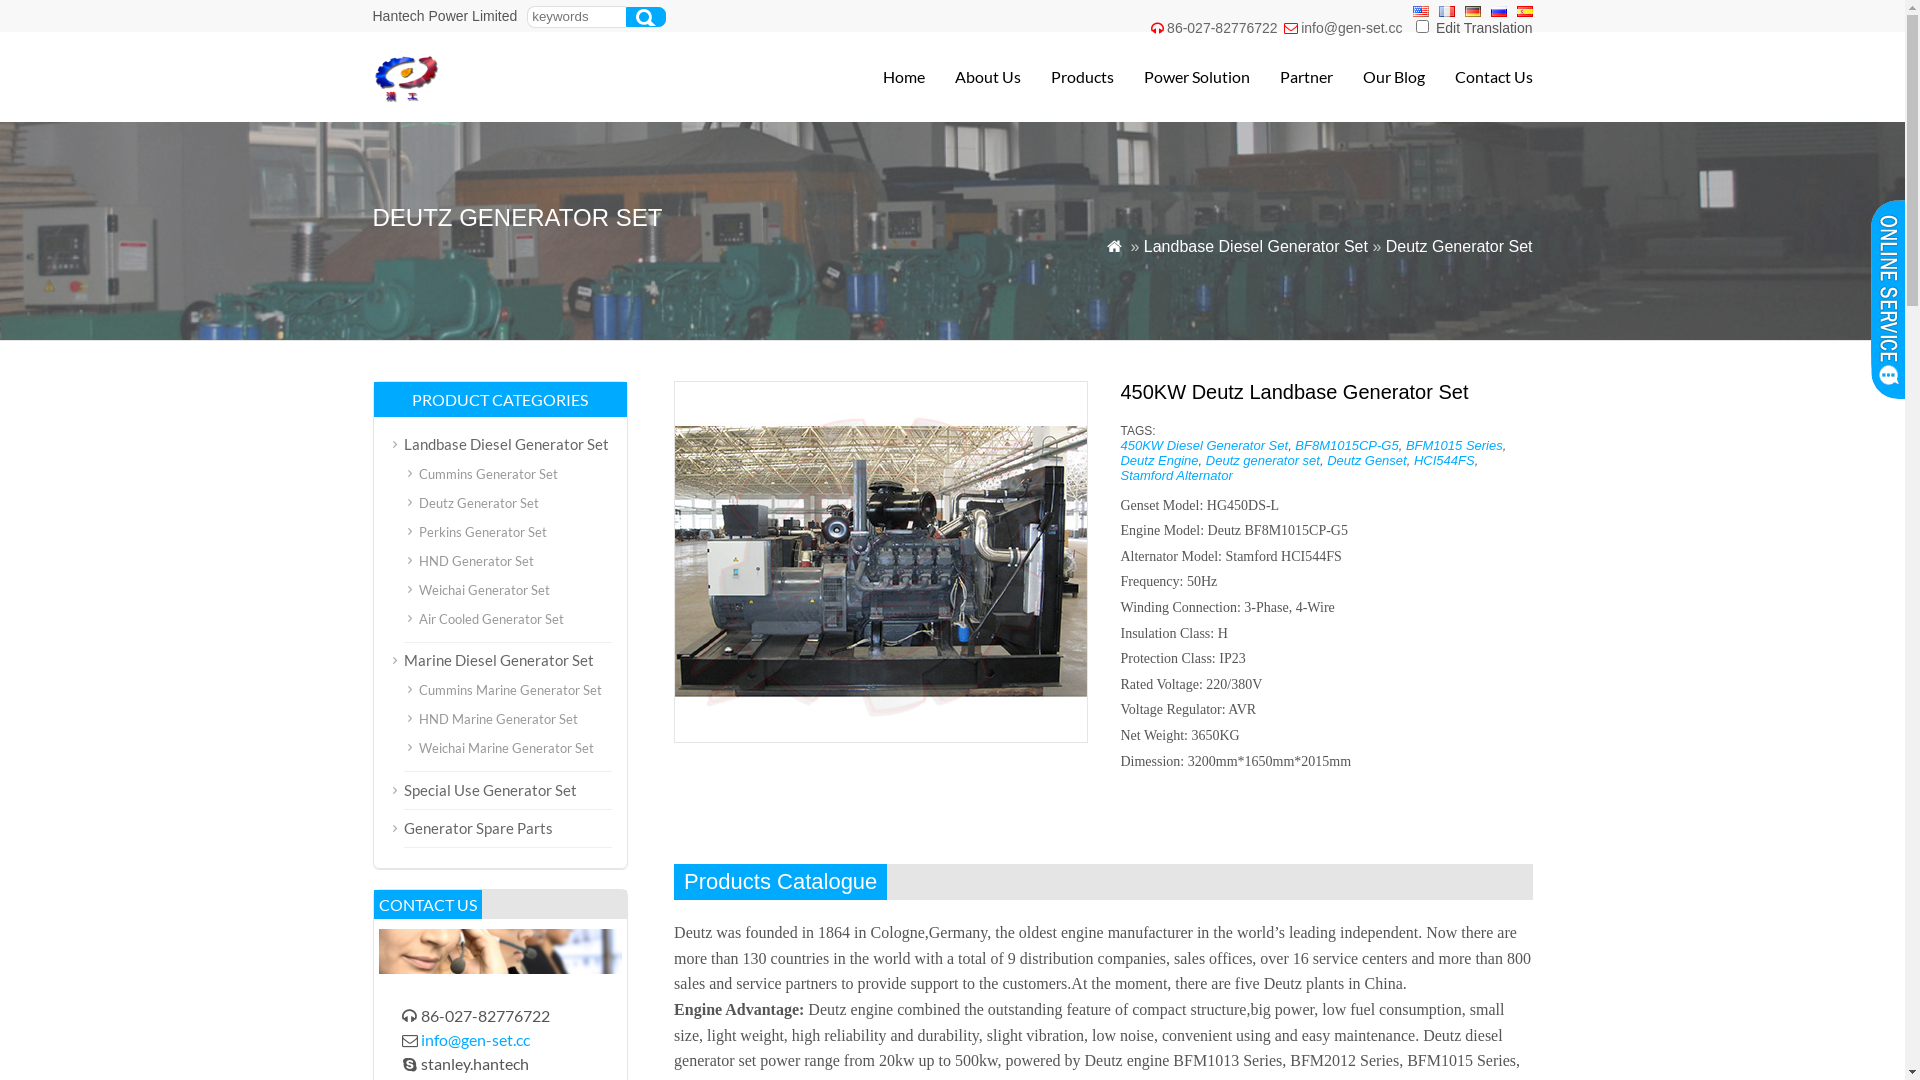 Image resolution: width=1920 pixels, height=1080 pixels. I want to click on 'Our Blog', so click(1376, 76).